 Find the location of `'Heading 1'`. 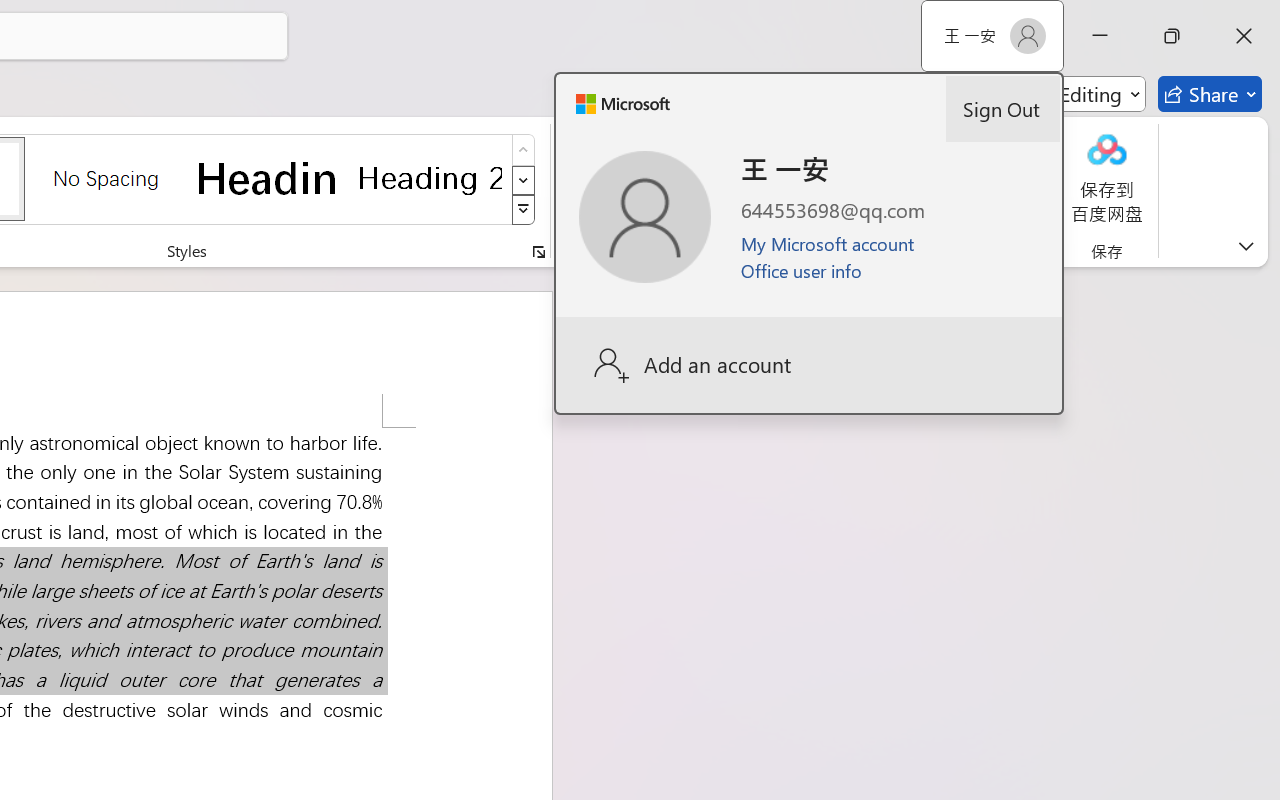

'Heading 1' is located at coordinates (267, 177).